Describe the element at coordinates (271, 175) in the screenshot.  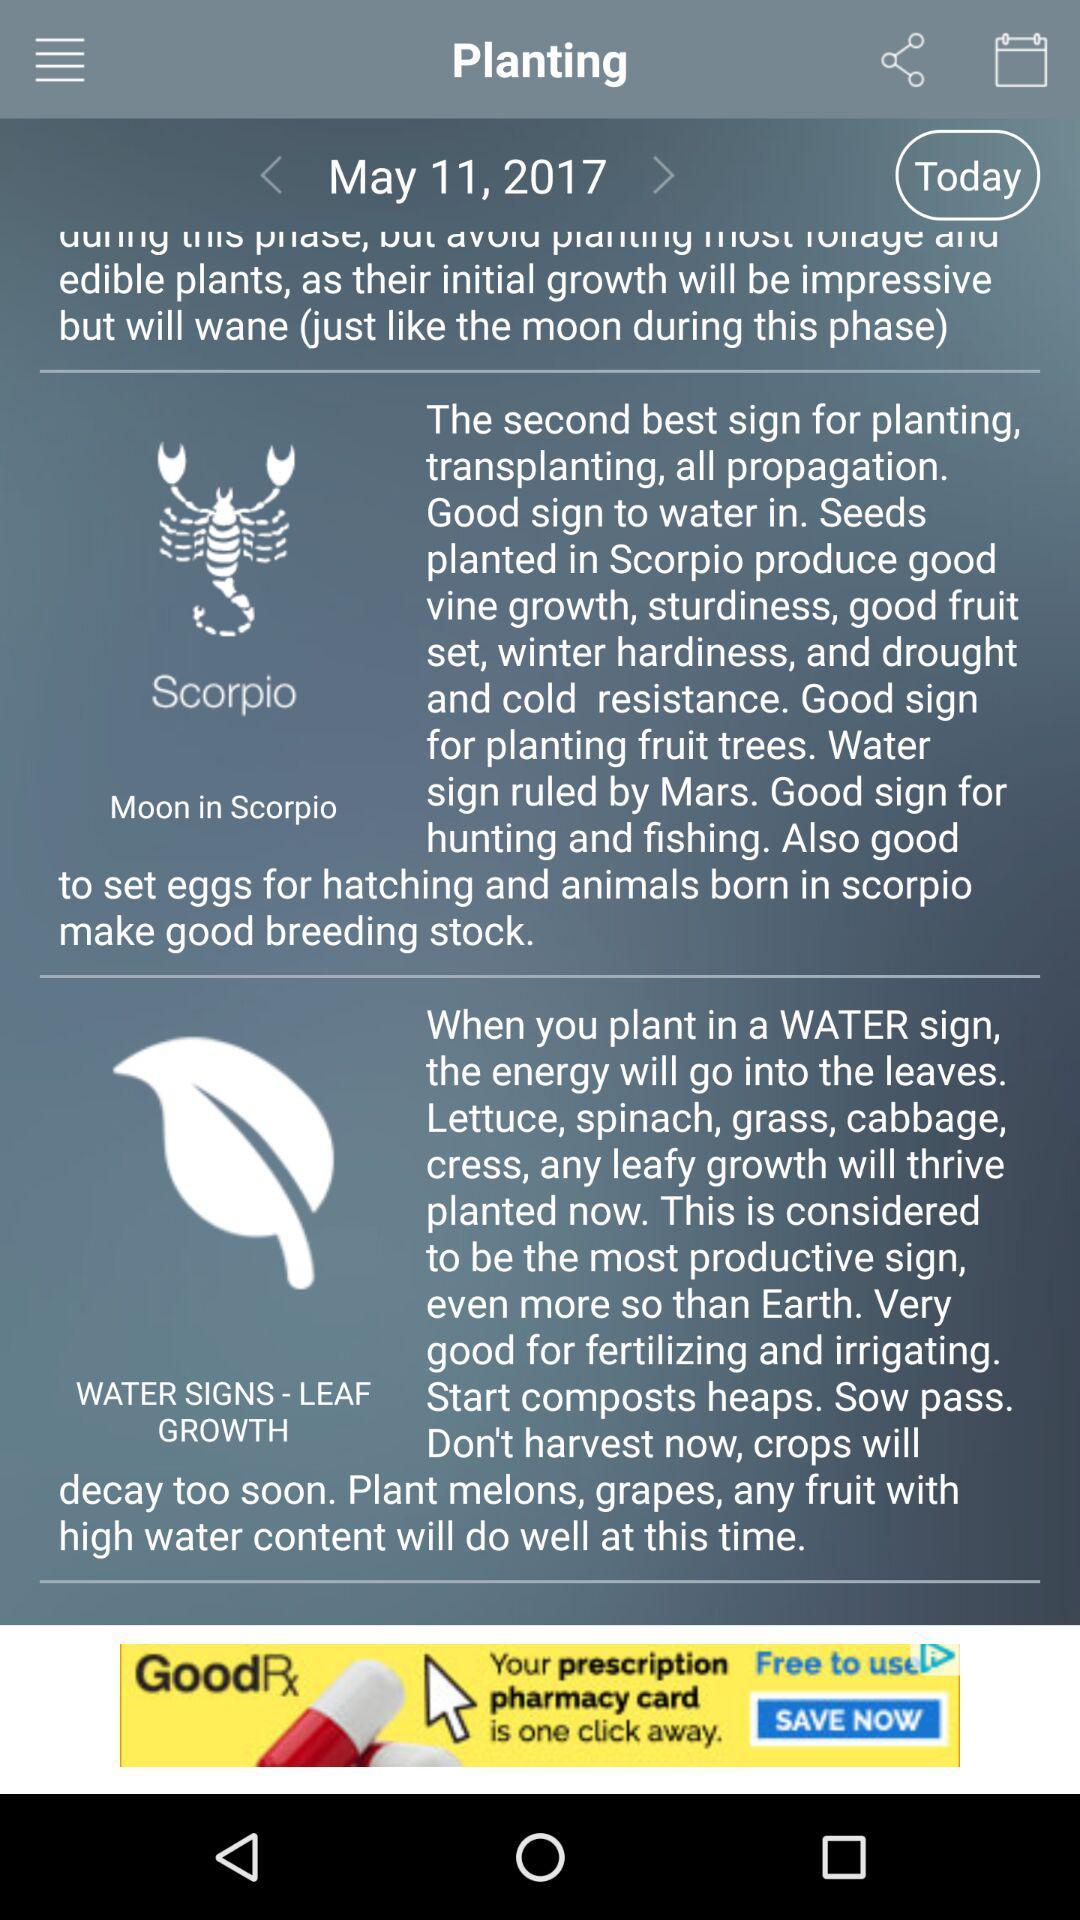
I see `previous day` at that location.